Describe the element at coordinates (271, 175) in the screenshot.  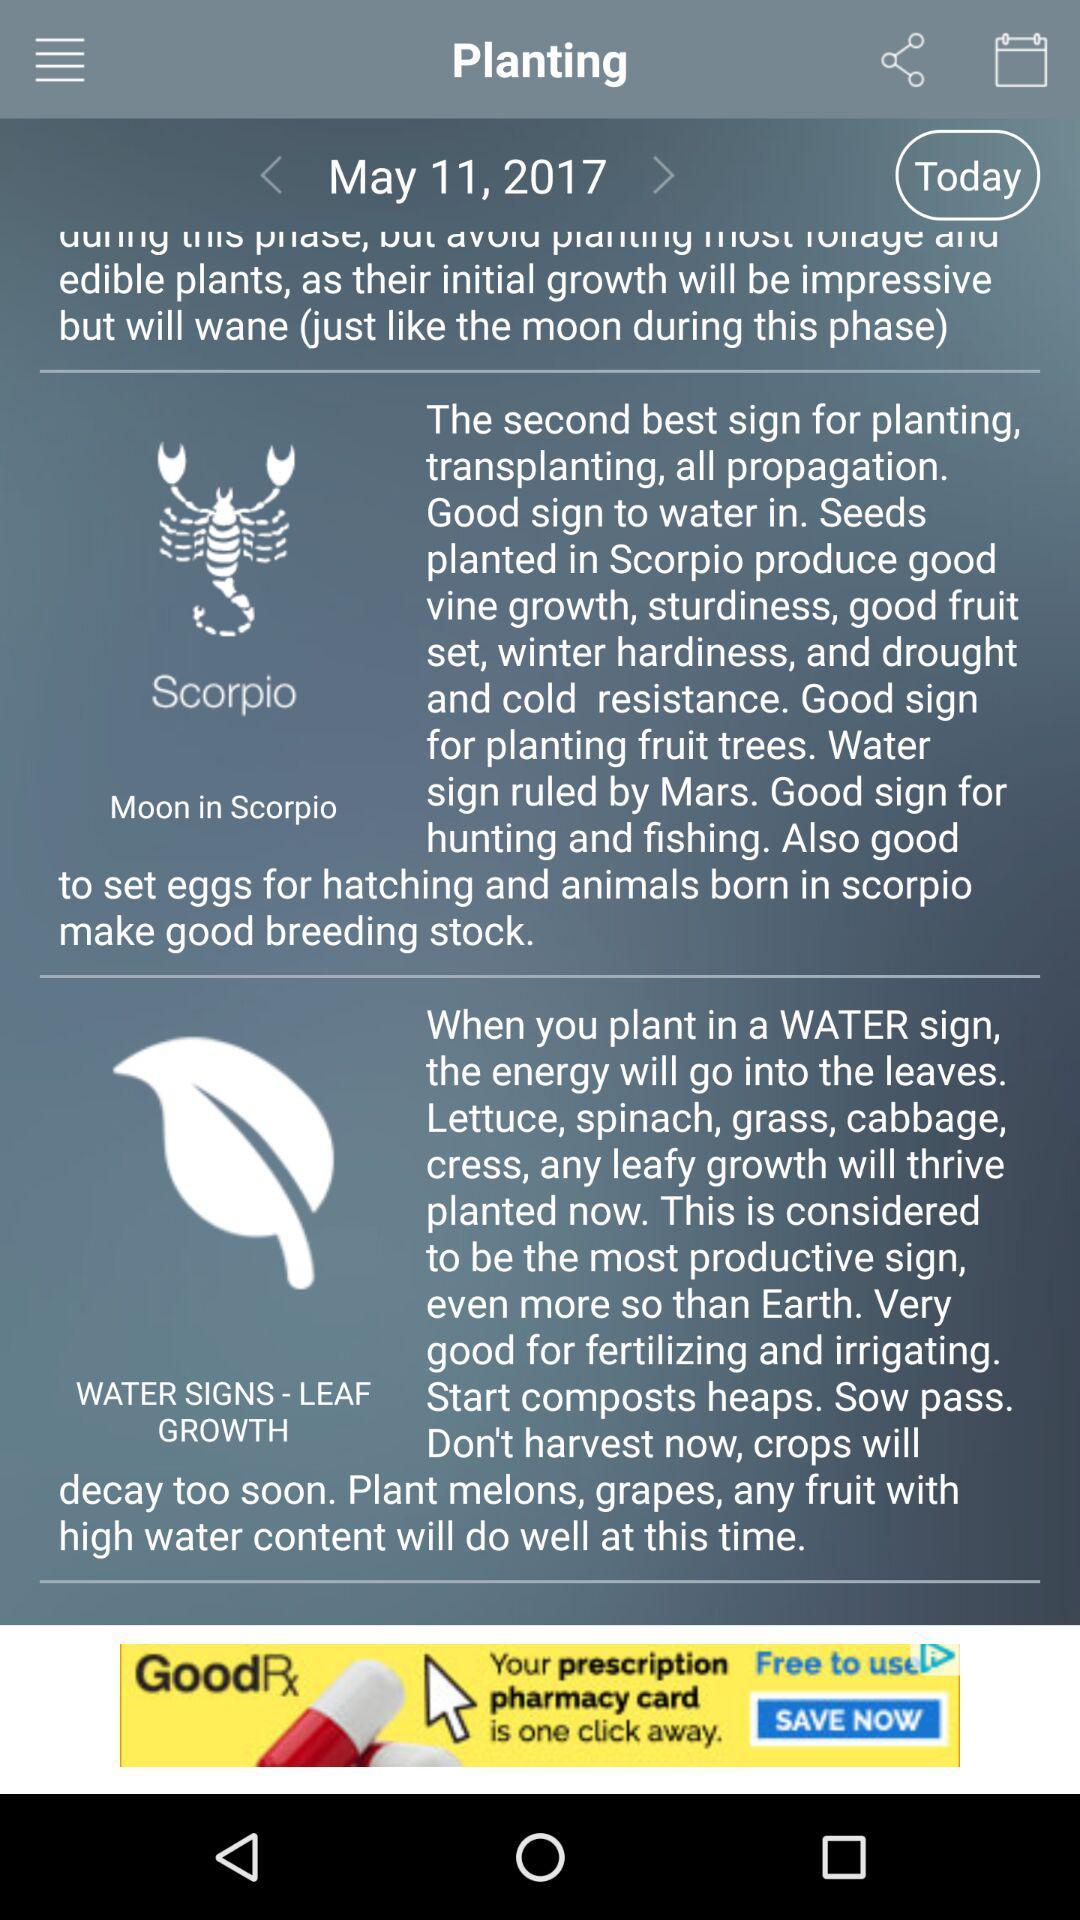
I see `previous day` at that location.